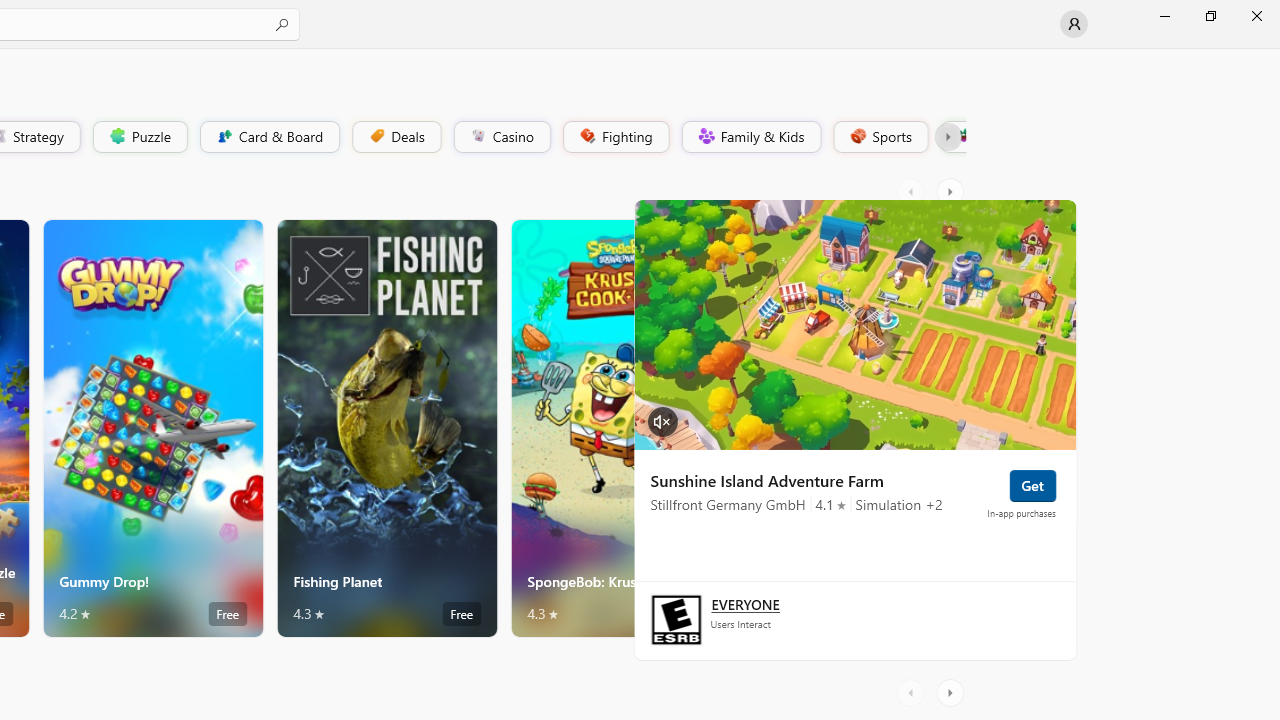  What do you see at coordinates (743, 602) in the screenshot?
I see `'Age rating: EVERYONE. Click for more information.'` at bounding box center [743, 602].